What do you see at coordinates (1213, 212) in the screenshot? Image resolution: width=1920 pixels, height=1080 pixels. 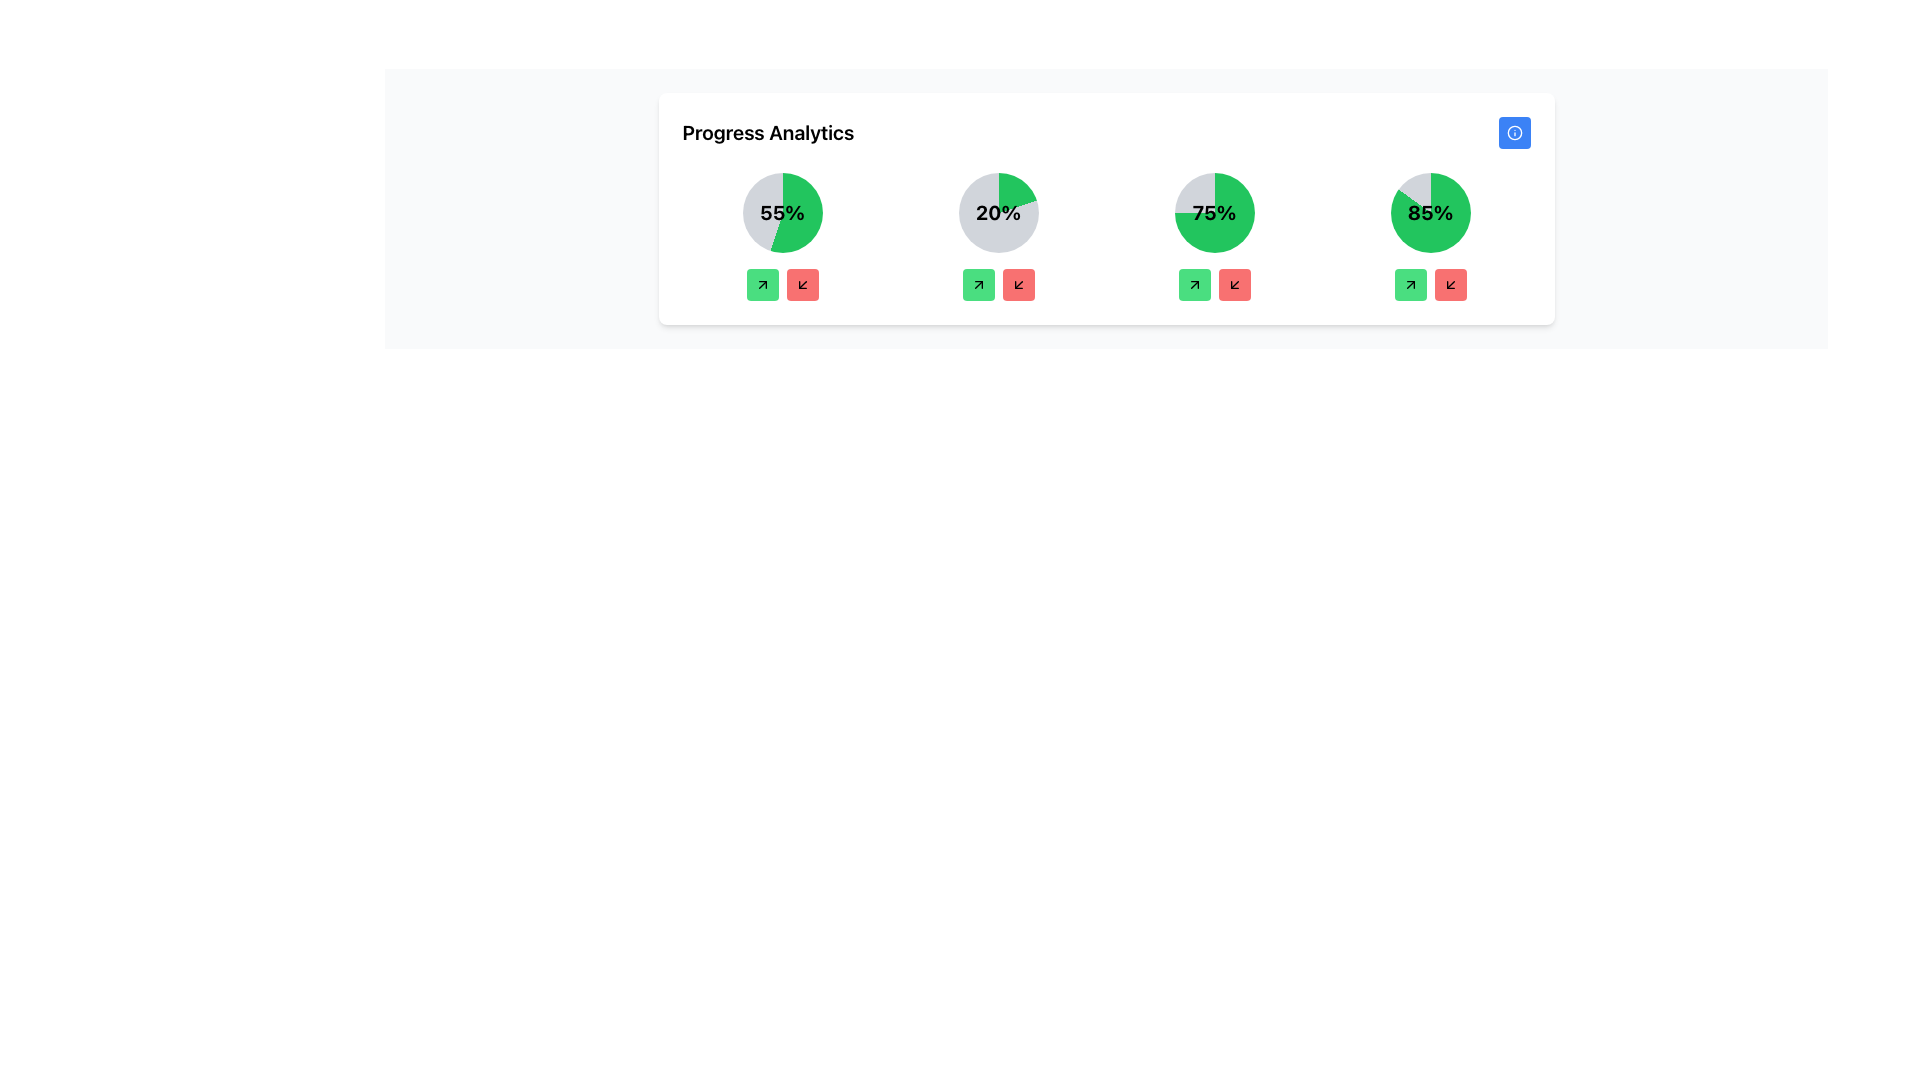 I see `percentage value displayed as '75%' in bold black font centered in the third circular progress indicator, which has a segmented green and gray background` at bounding box center [1213, 212].